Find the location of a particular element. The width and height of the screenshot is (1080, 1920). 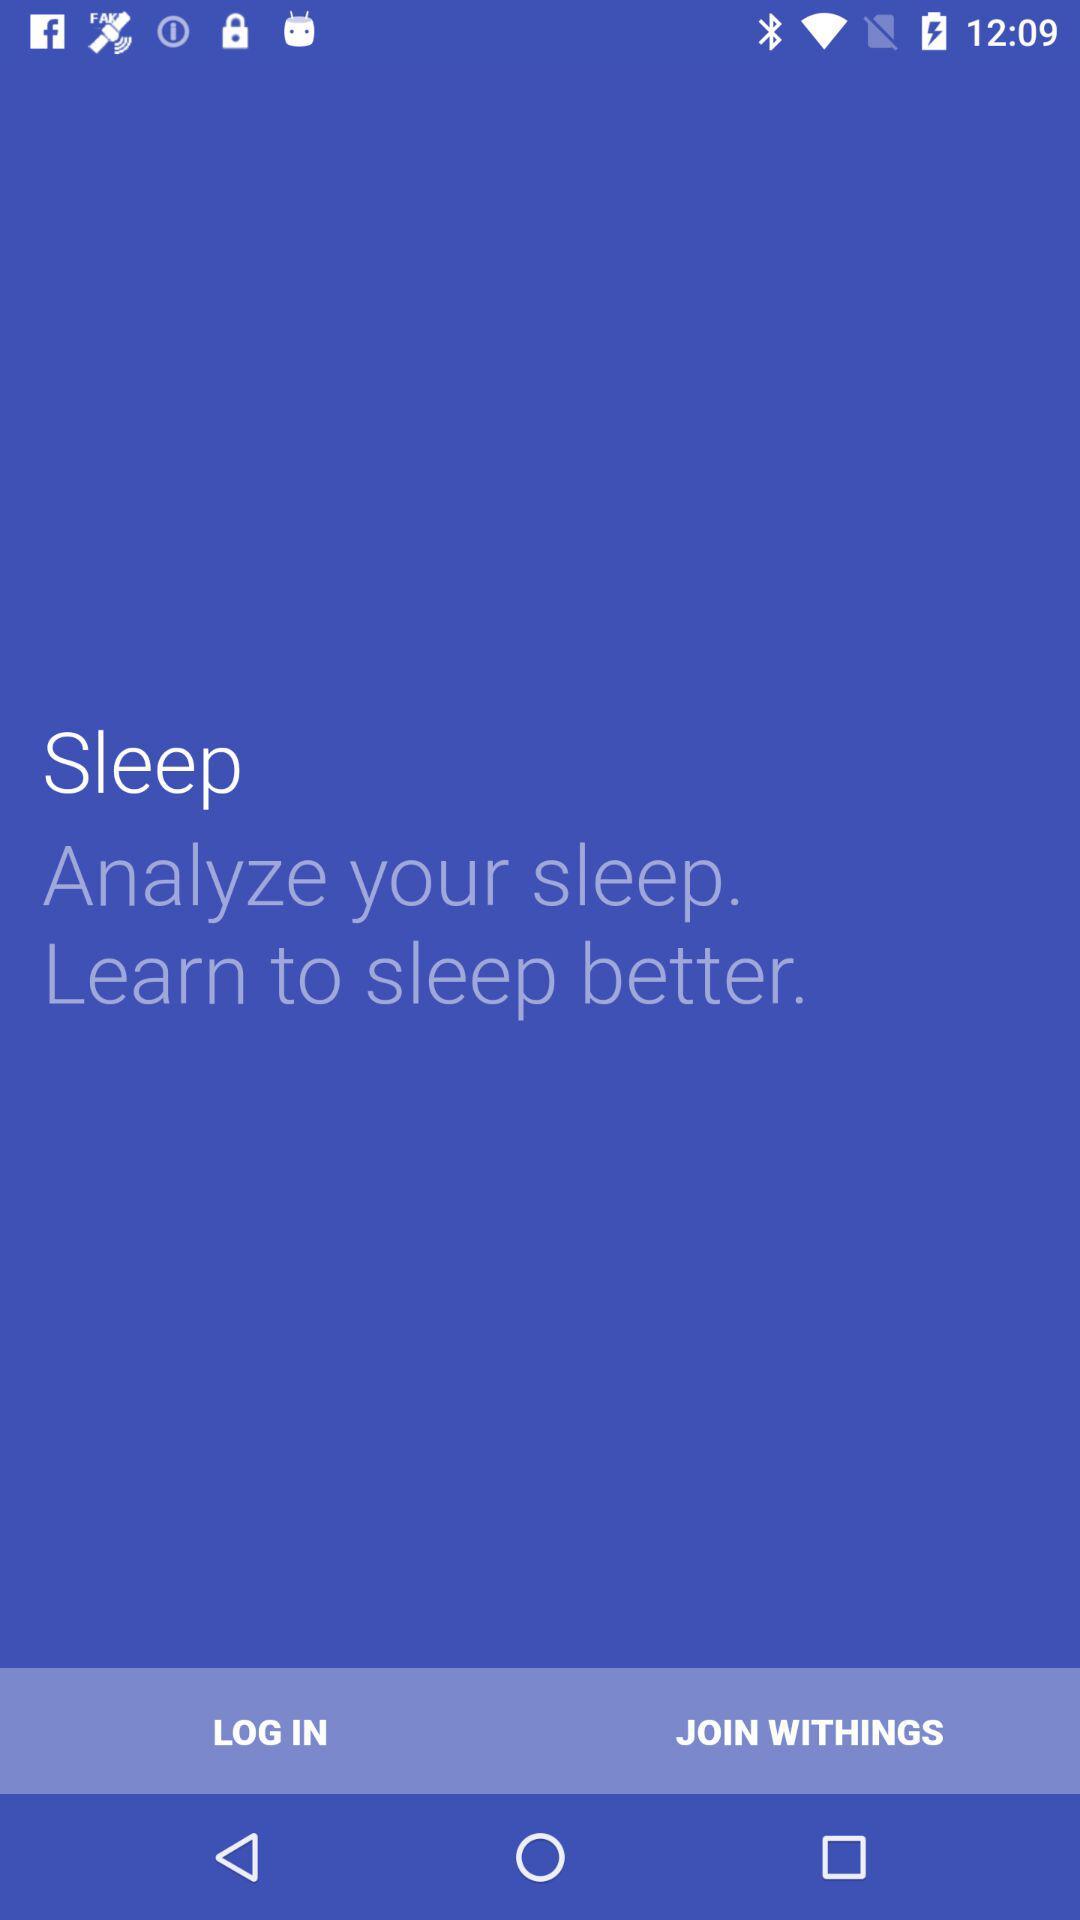

the log in at the bottom left corner is located at coordinates (270, 1730).